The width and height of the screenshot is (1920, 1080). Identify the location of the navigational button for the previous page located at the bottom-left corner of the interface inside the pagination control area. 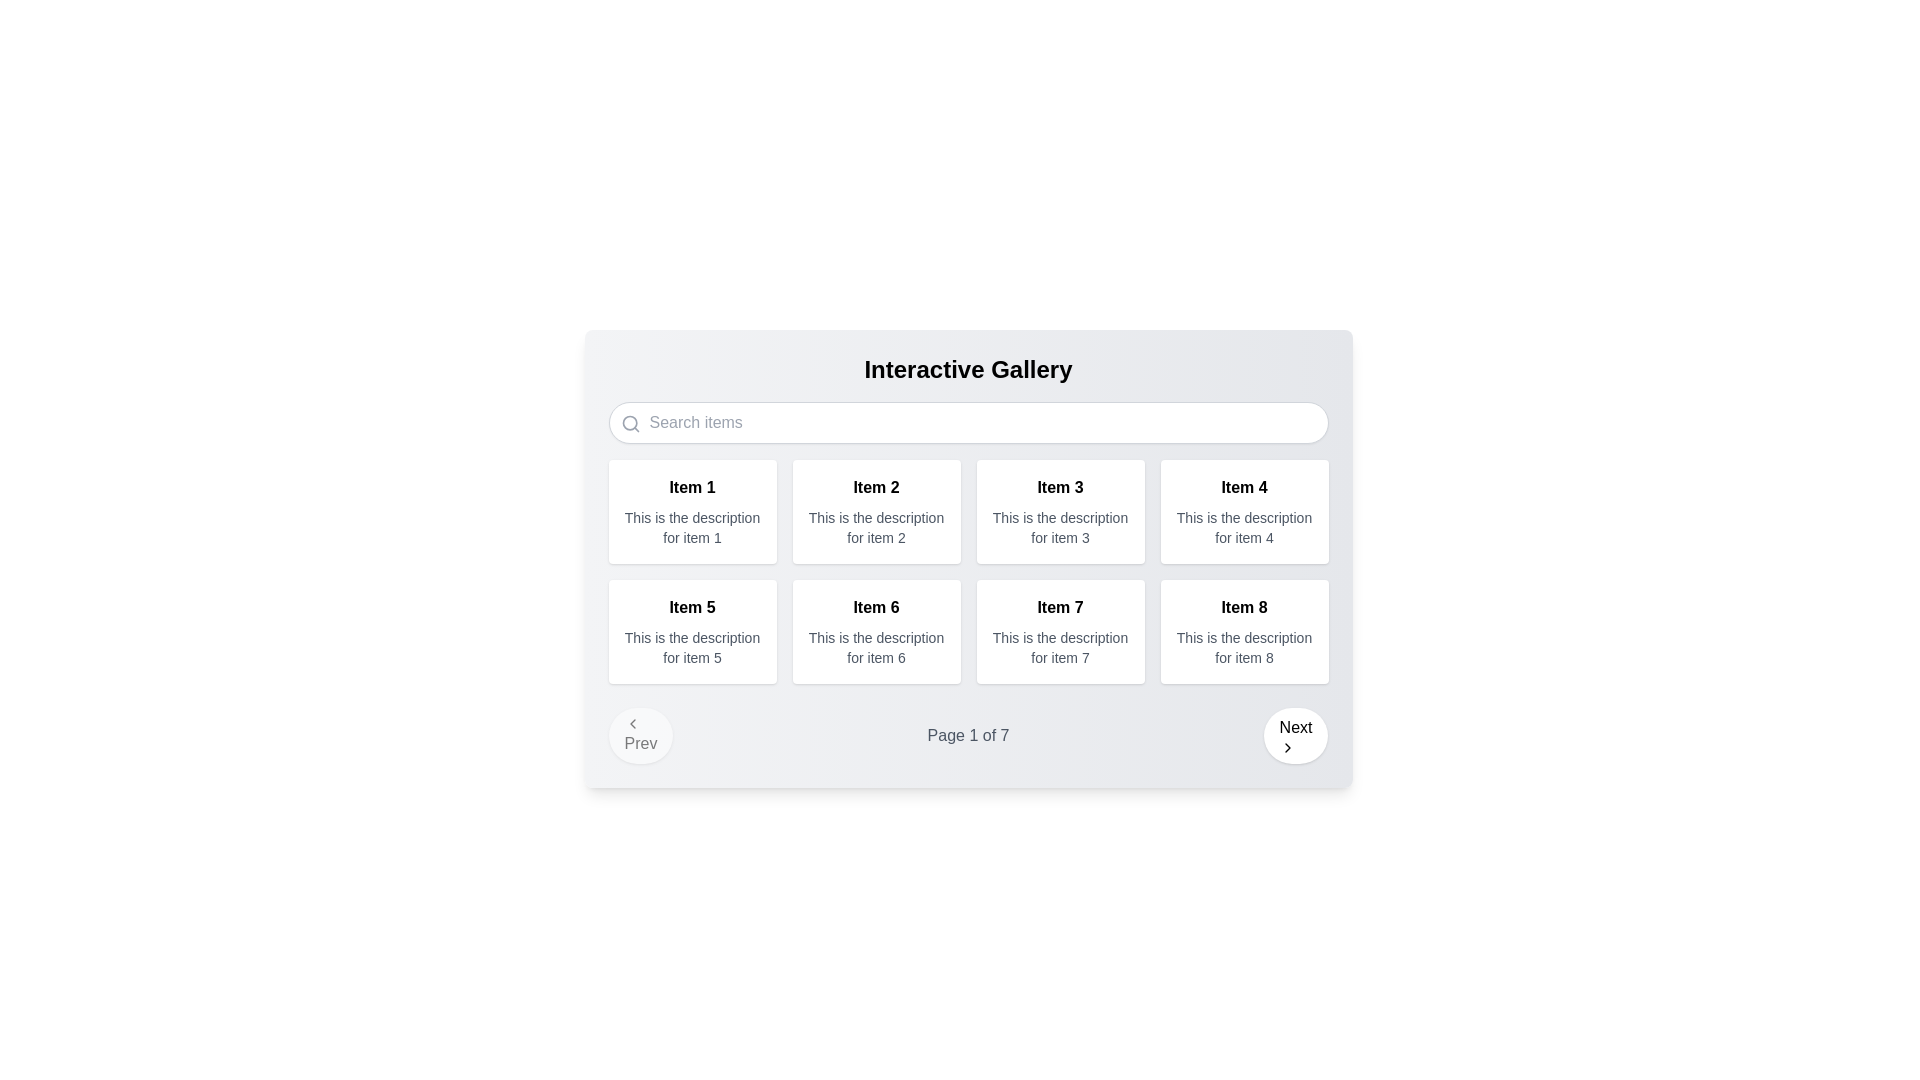
(640, 736).